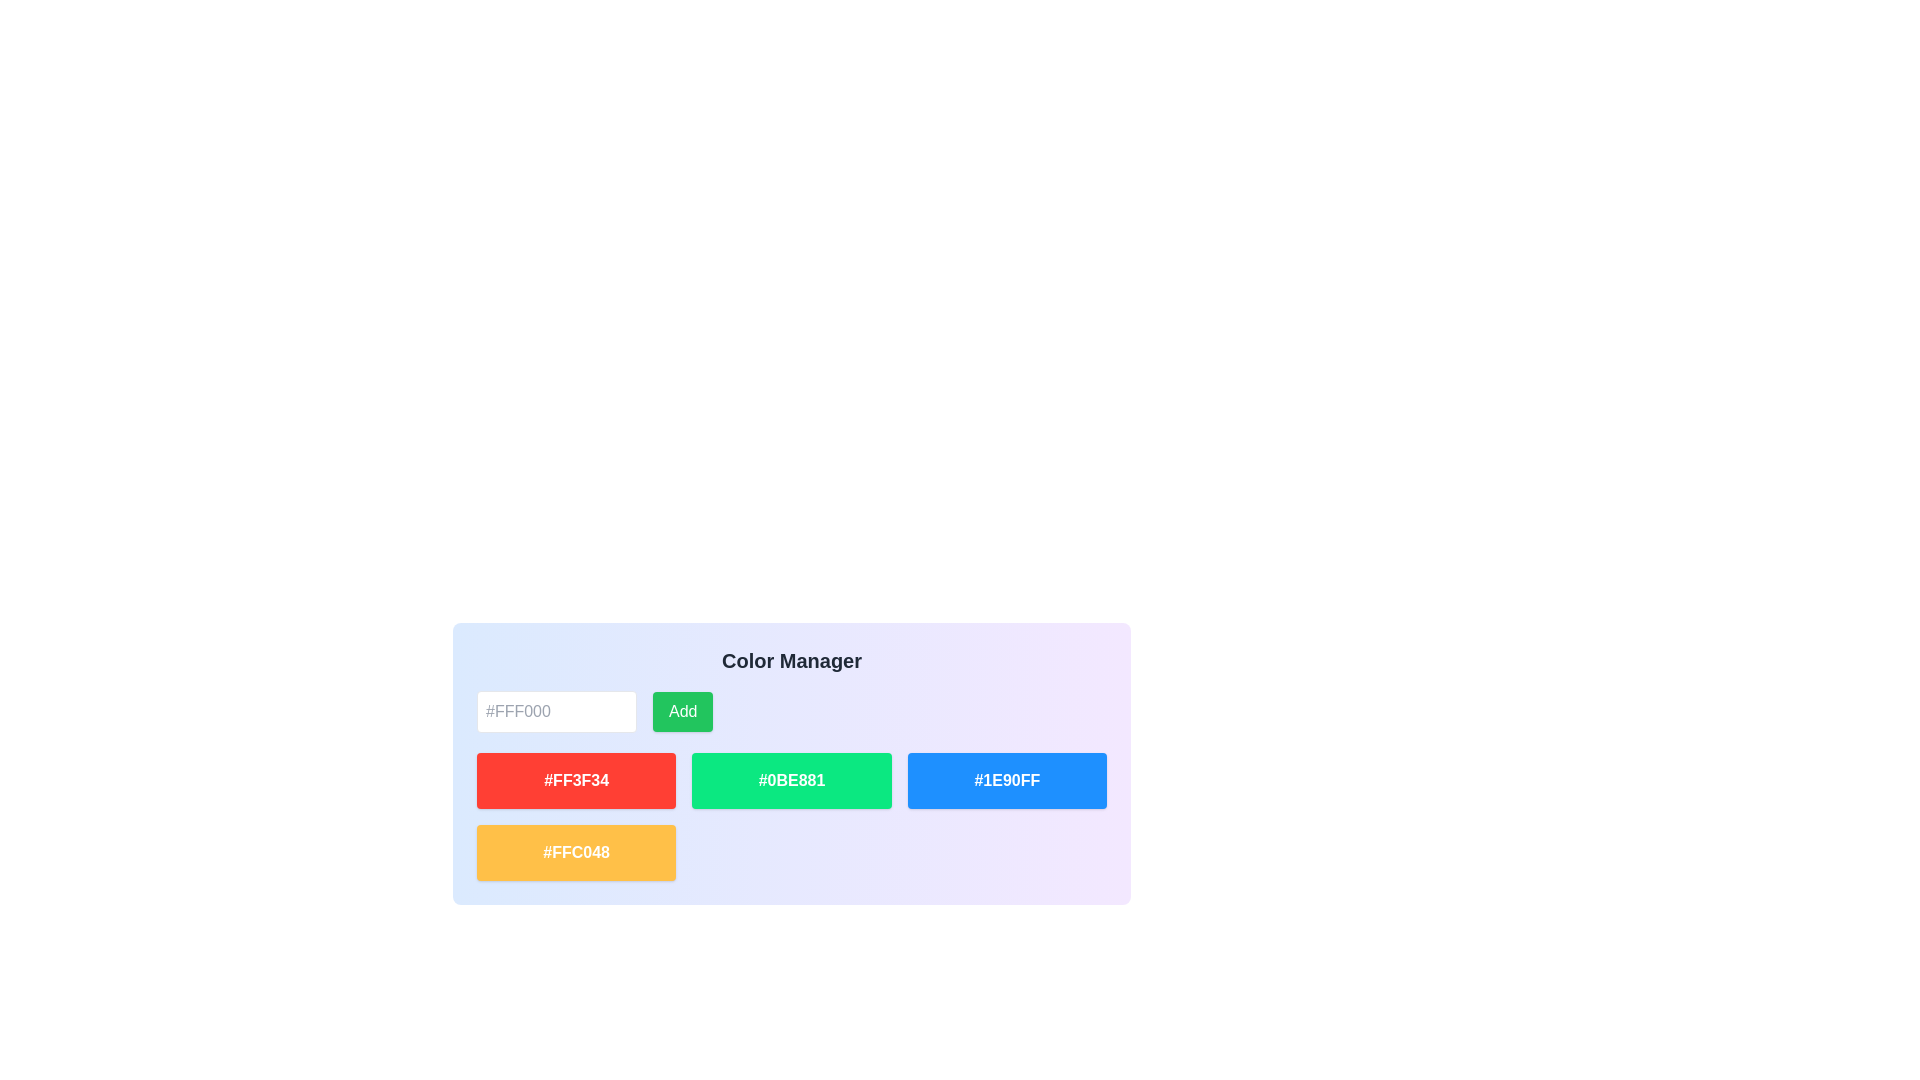  Describe the element at coordinates (791, 763) in the screenshot. I see `the color tag element displaying the color '#0BE881' in bold green with white text, located in the 'Color Manager' interface` at that location.